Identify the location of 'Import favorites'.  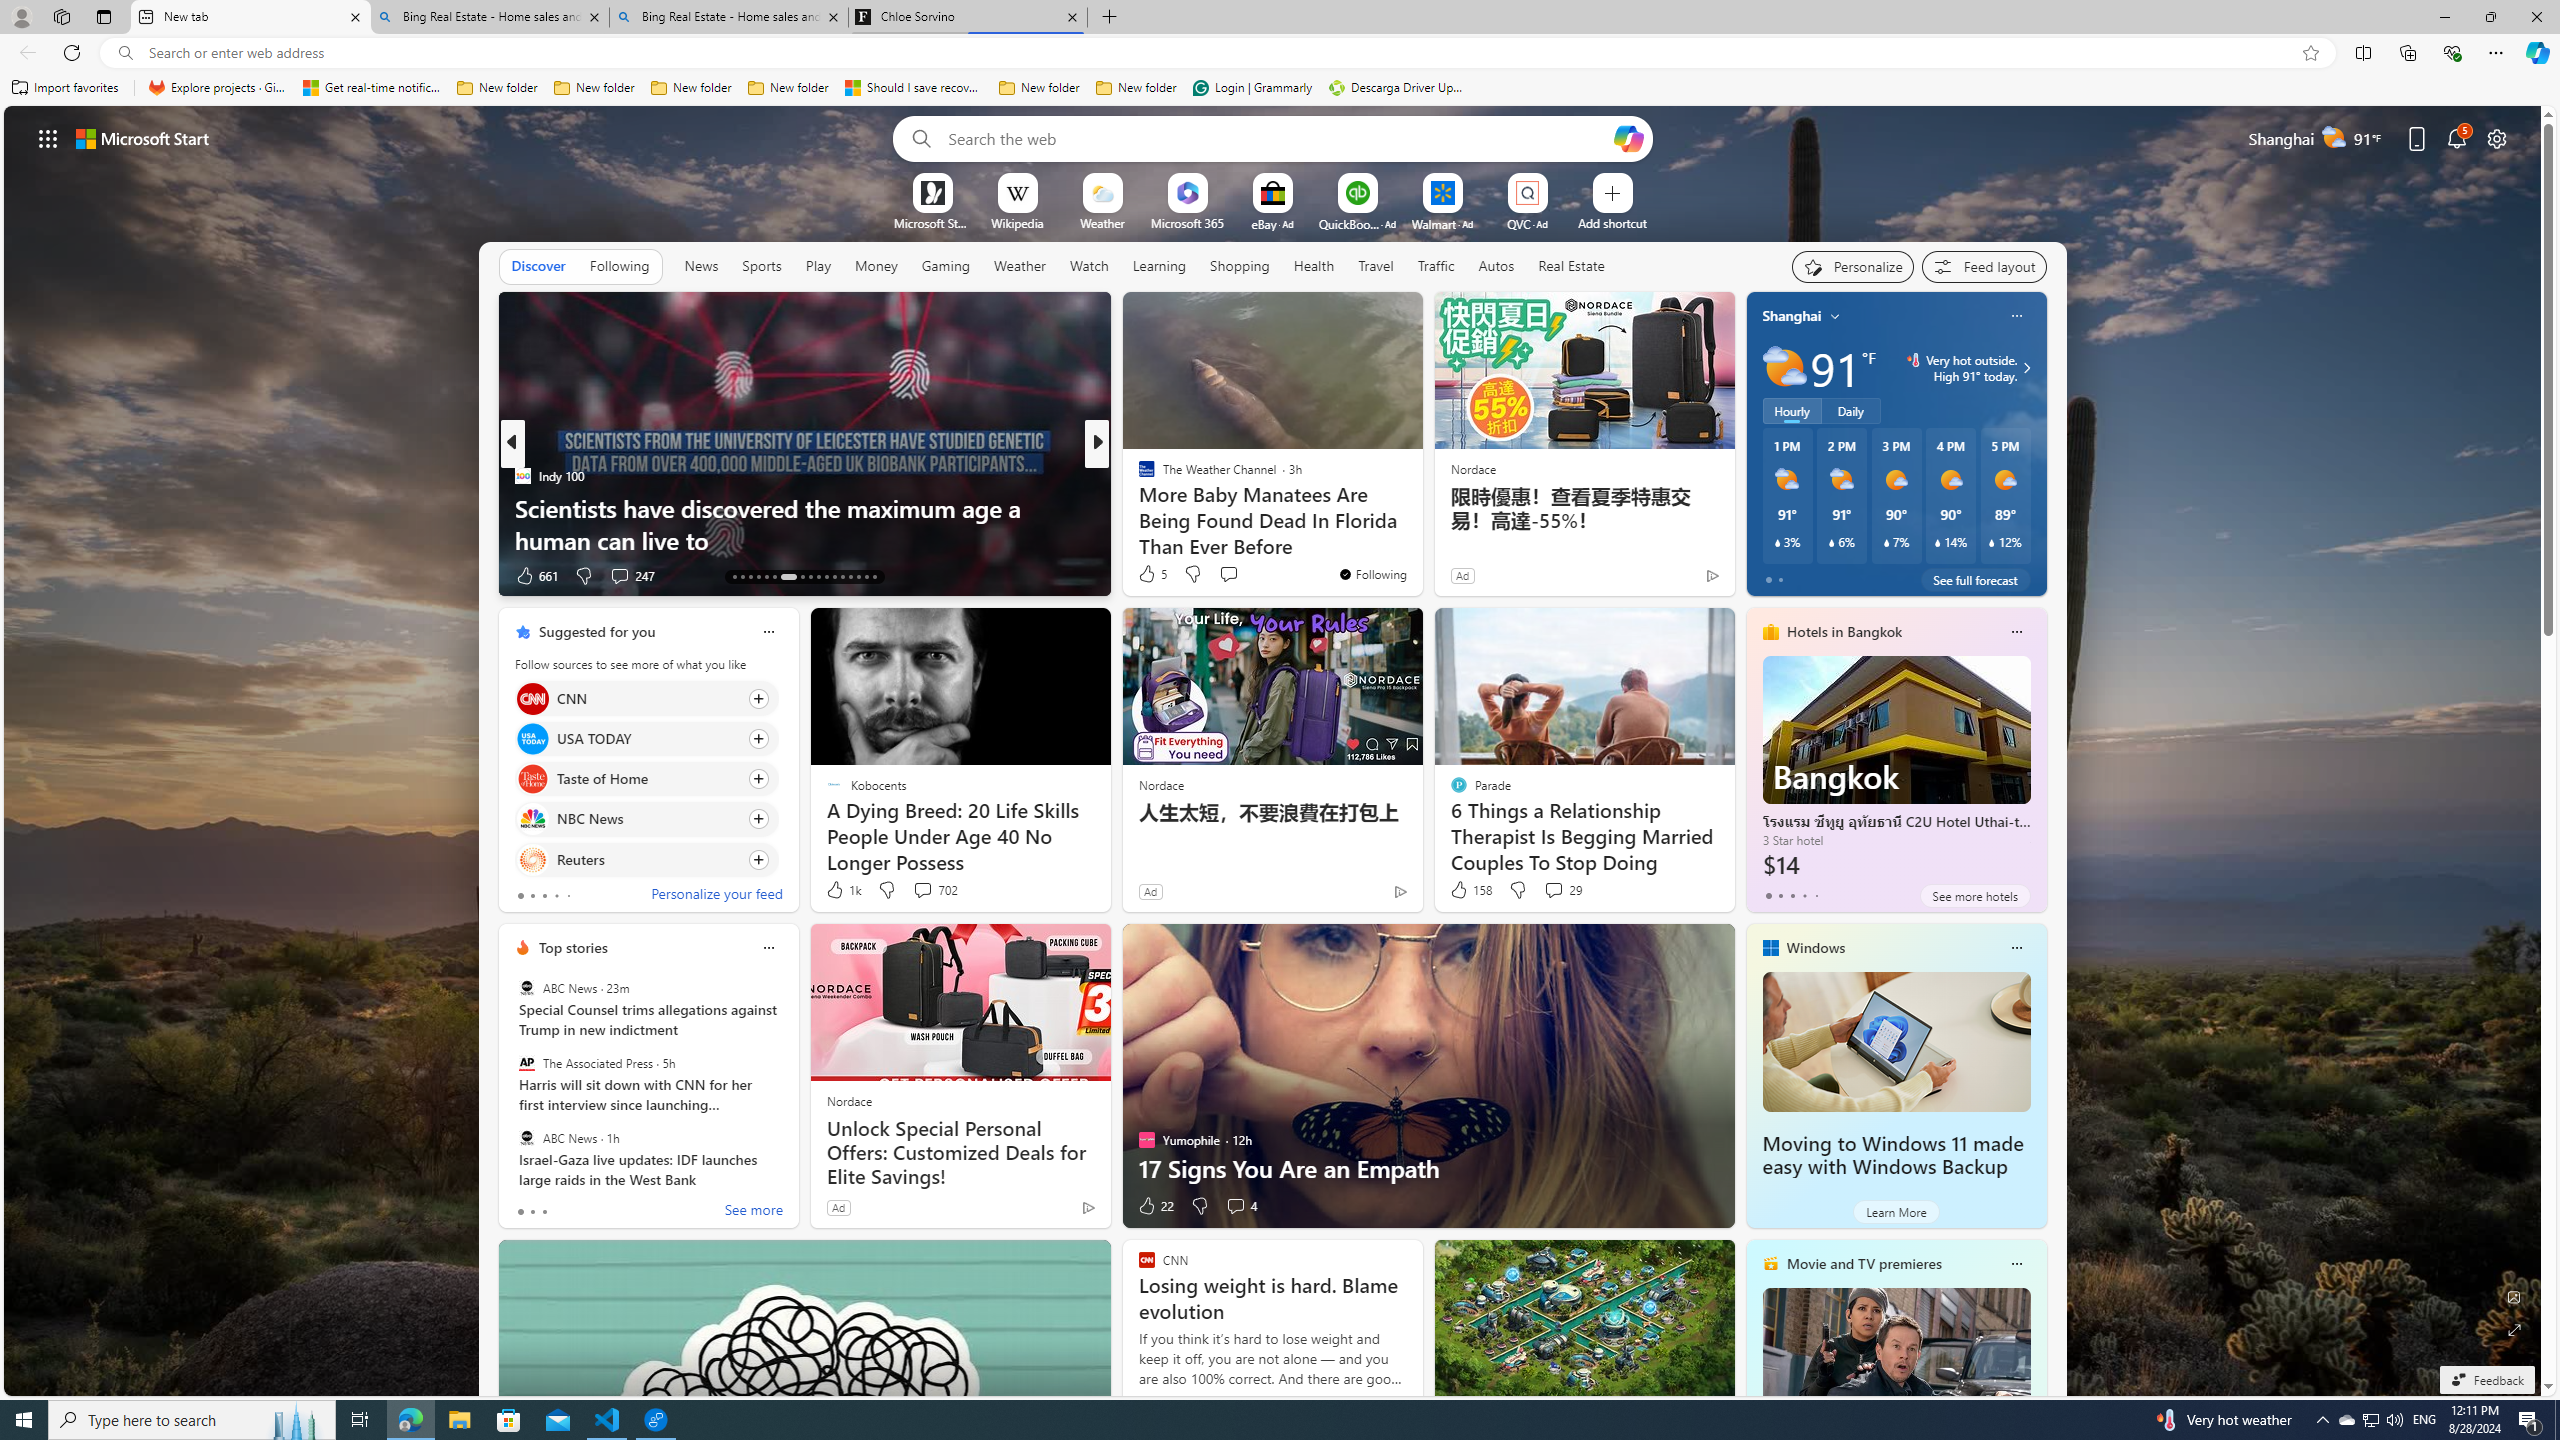
(65, 87).